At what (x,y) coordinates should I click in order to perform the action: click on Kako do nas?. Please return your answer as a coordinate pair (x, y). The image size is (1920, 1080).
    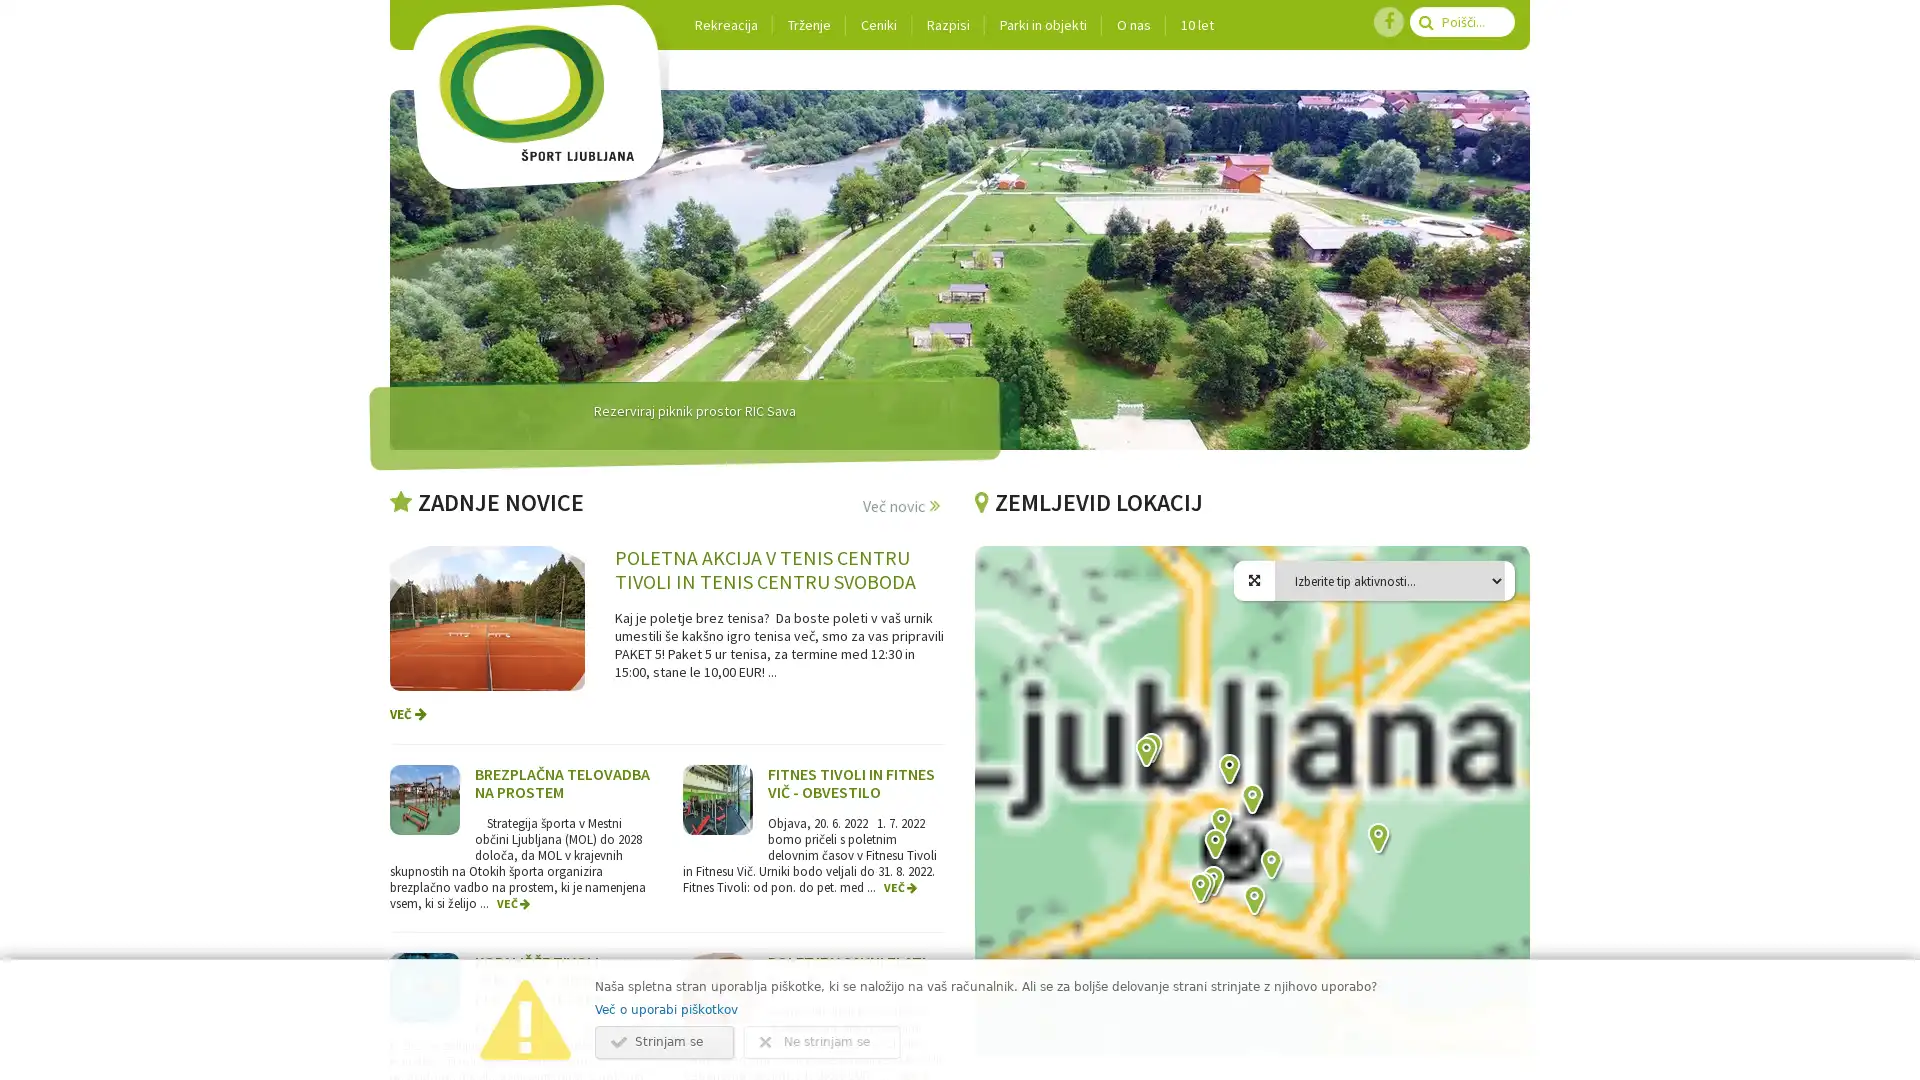
    Looking at the image, I should click on (1376, 840).